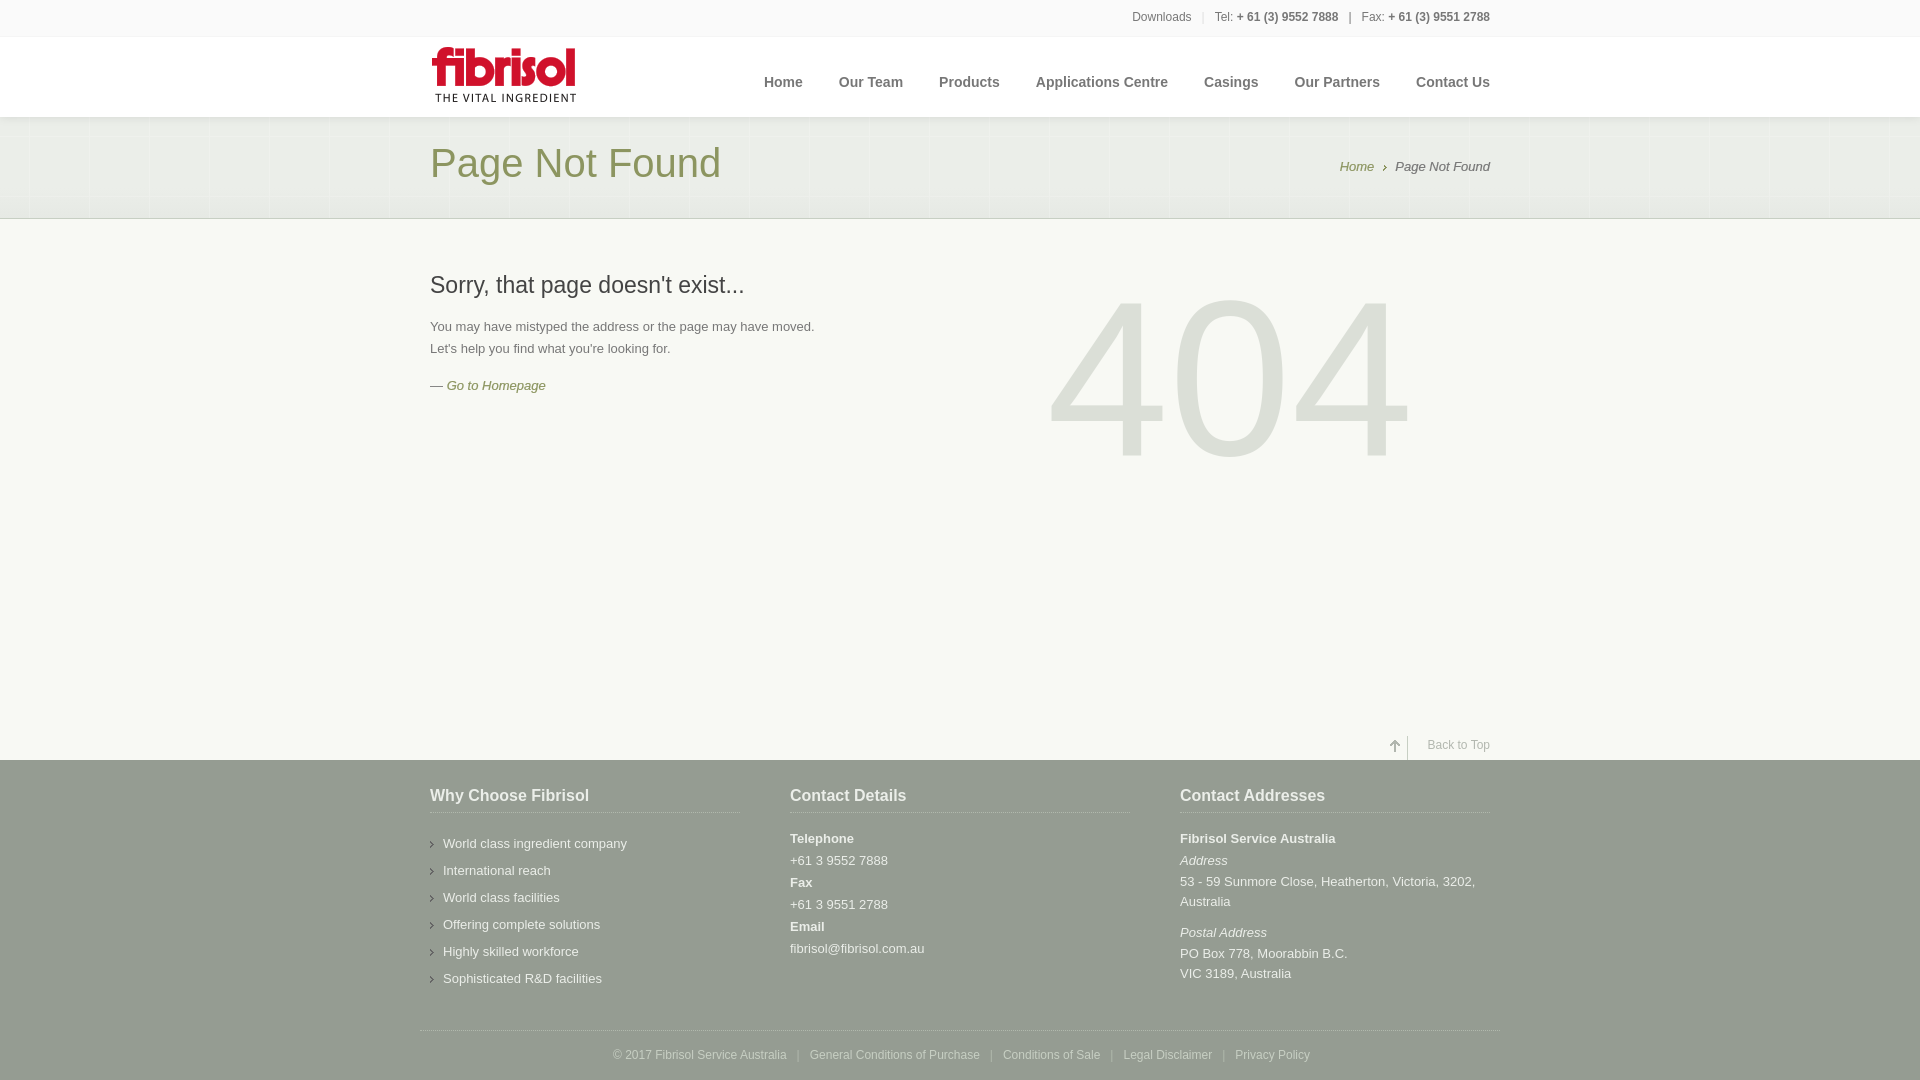 The image size is (1920, 1080). Describe the element at coordinates (1275, 92) in the screenshot. I see `'Our Partners'` at that location.